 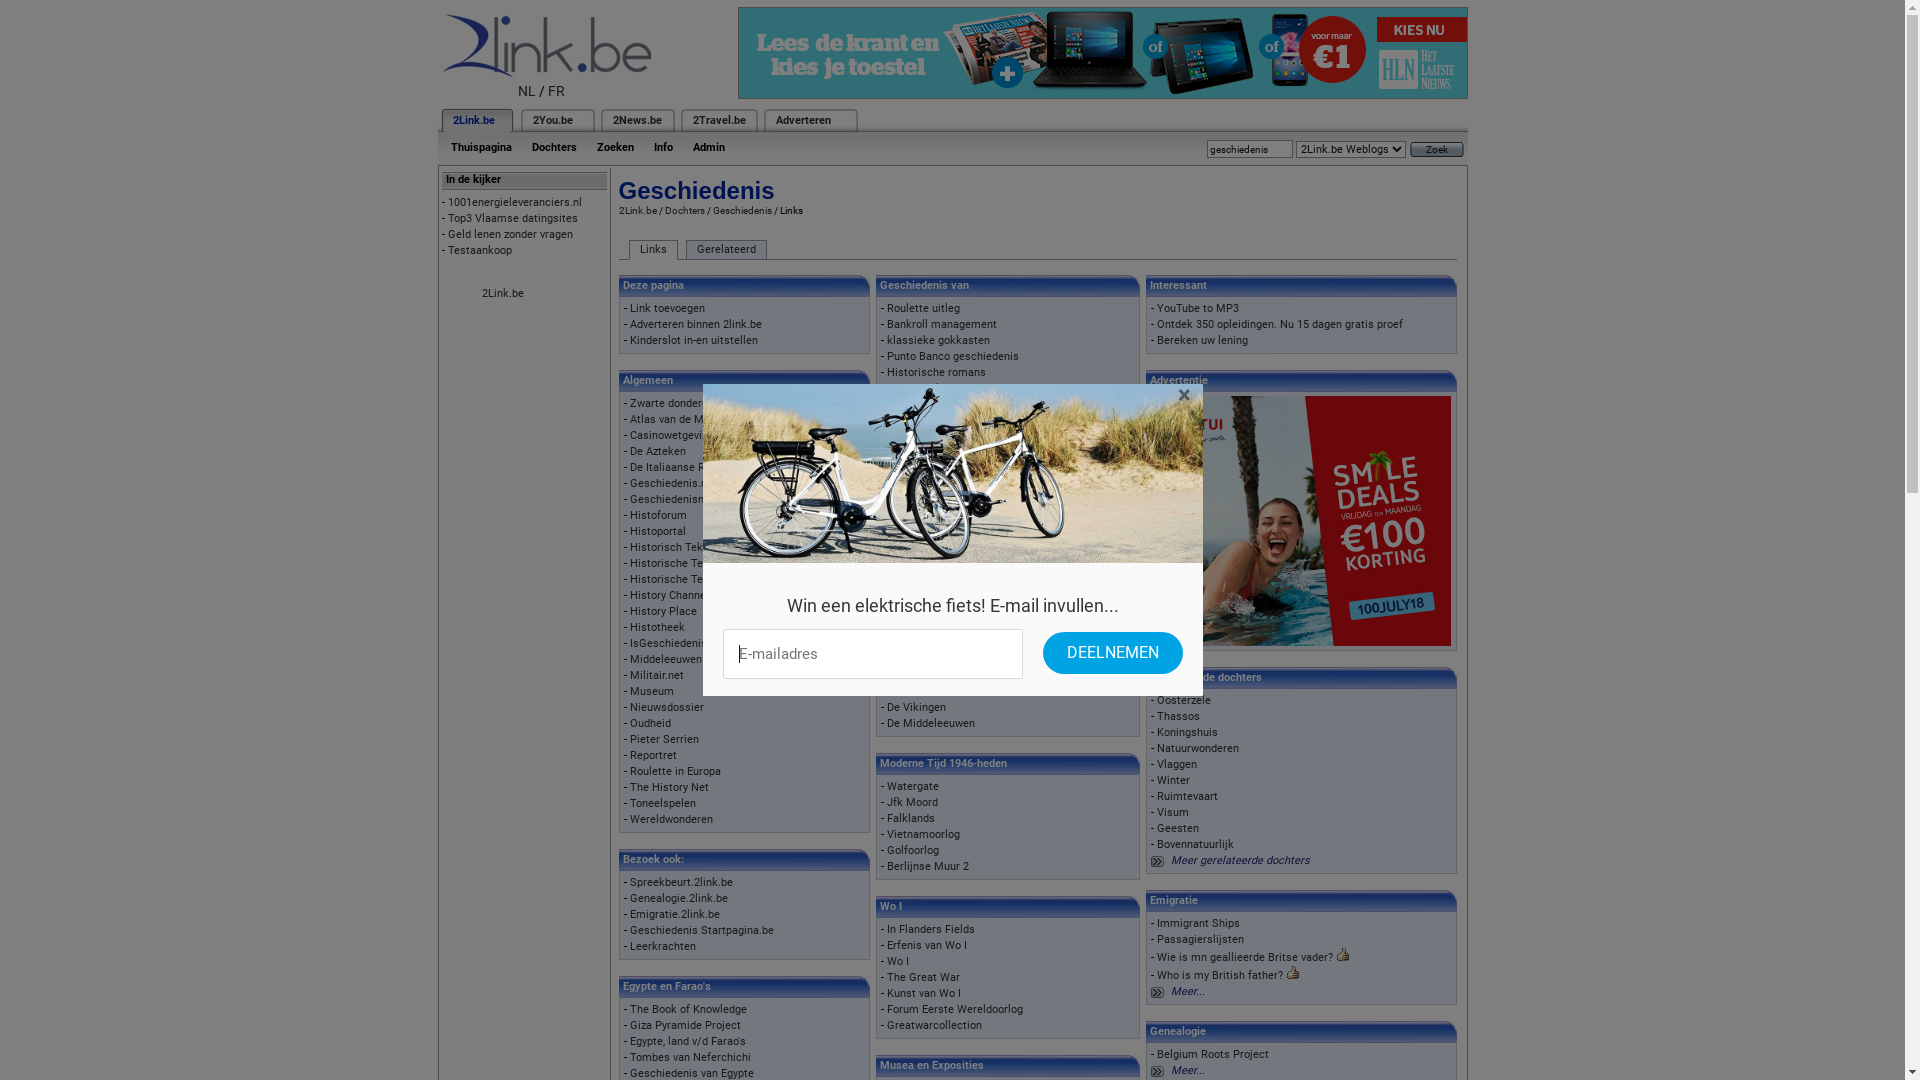 I want to click on 'Berlijnse Muur 2', so click(x=926, y=865).